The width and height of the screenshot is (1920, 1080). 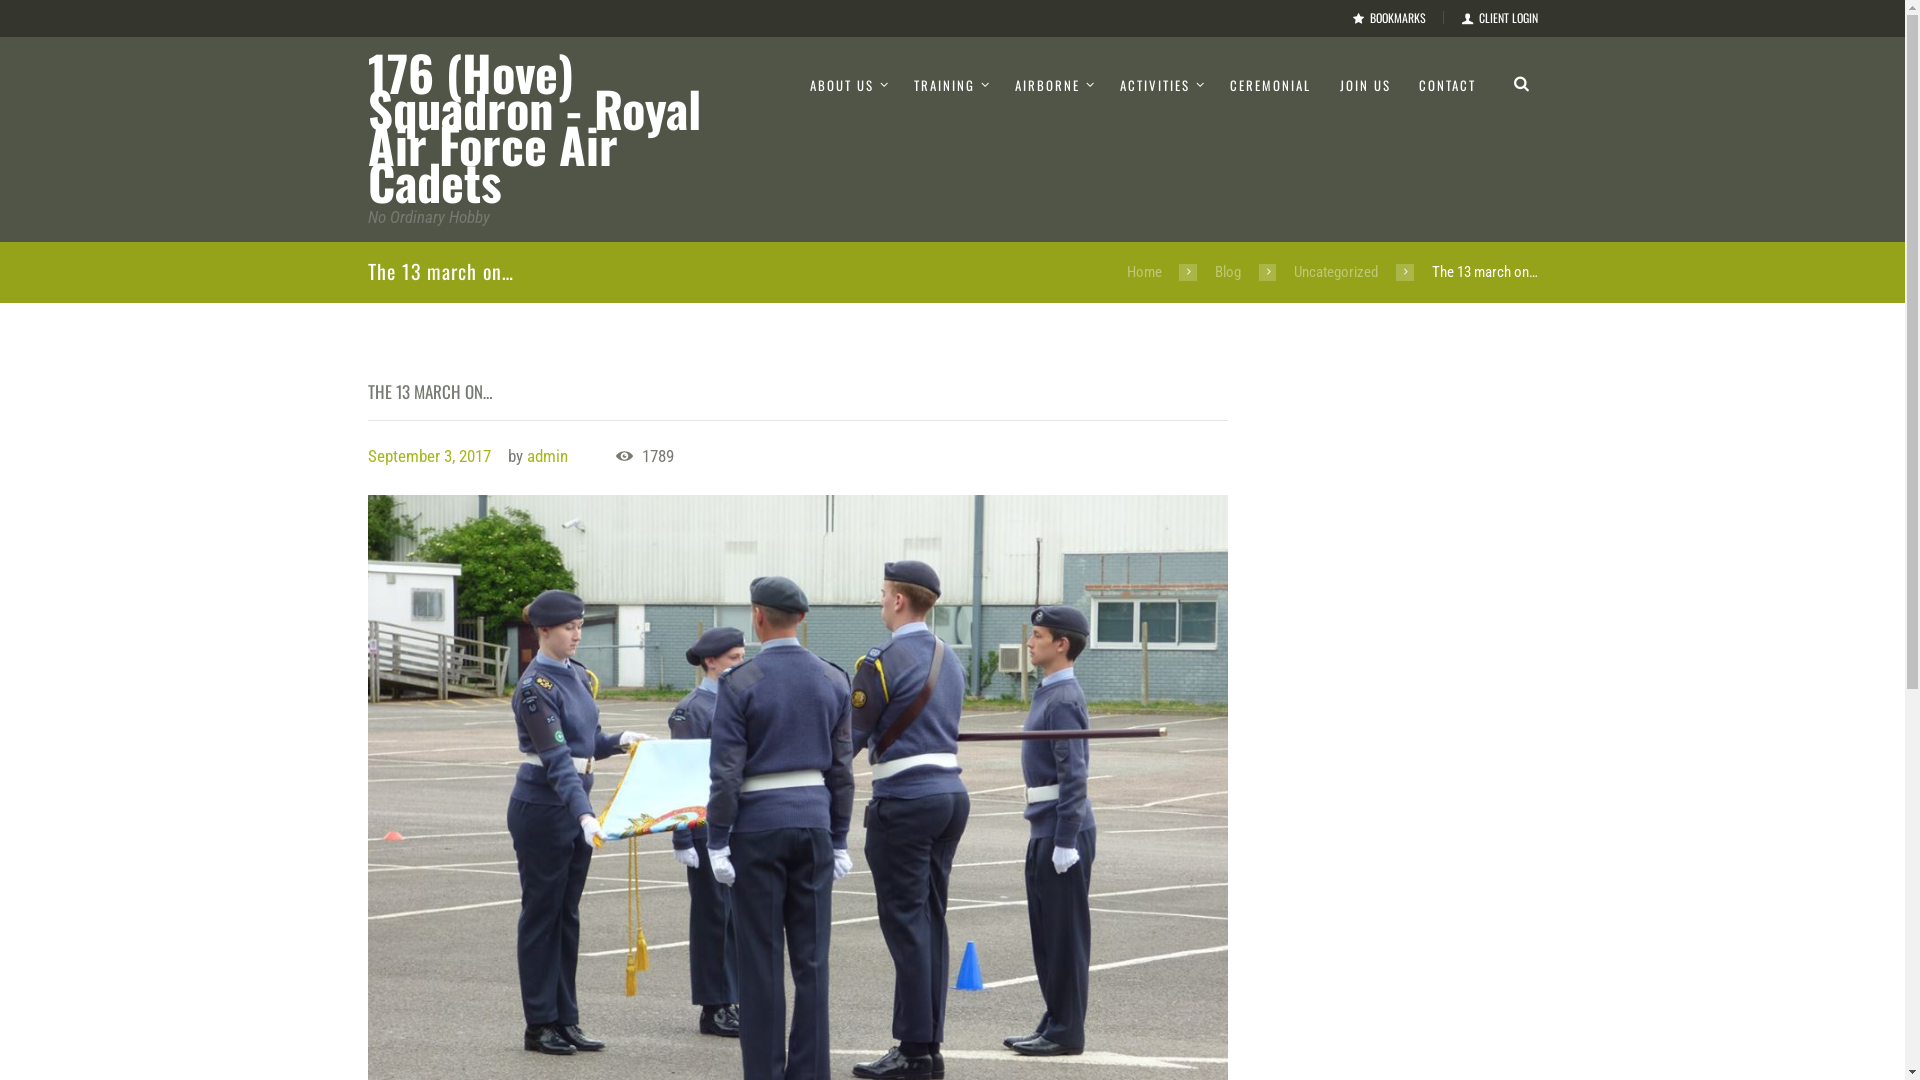 I want to click on 'BOOKMARKS', so click(x=1388, y=18).